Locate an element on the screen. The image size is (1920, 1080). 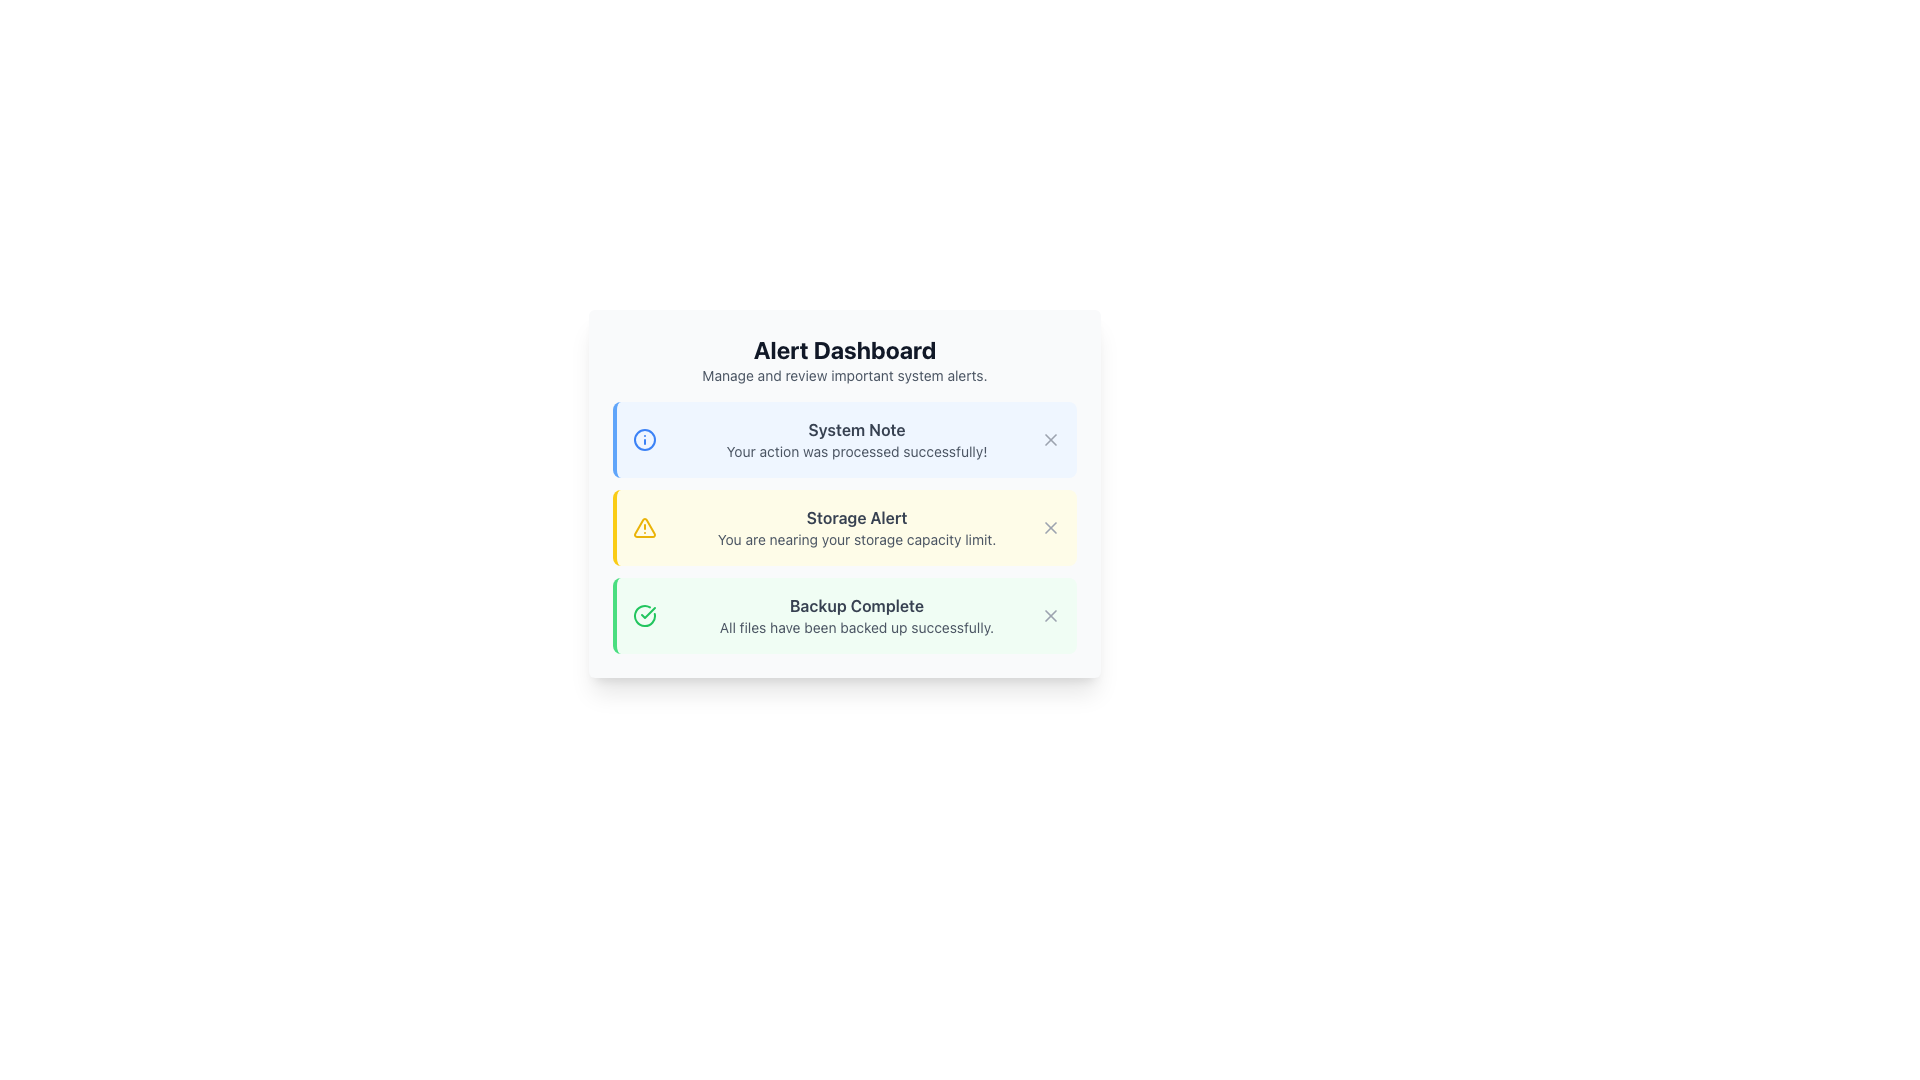
the close button icon located at the top-right corner of the 'Storage Alert' notification to change its color is located at coordinates (1050, 527).